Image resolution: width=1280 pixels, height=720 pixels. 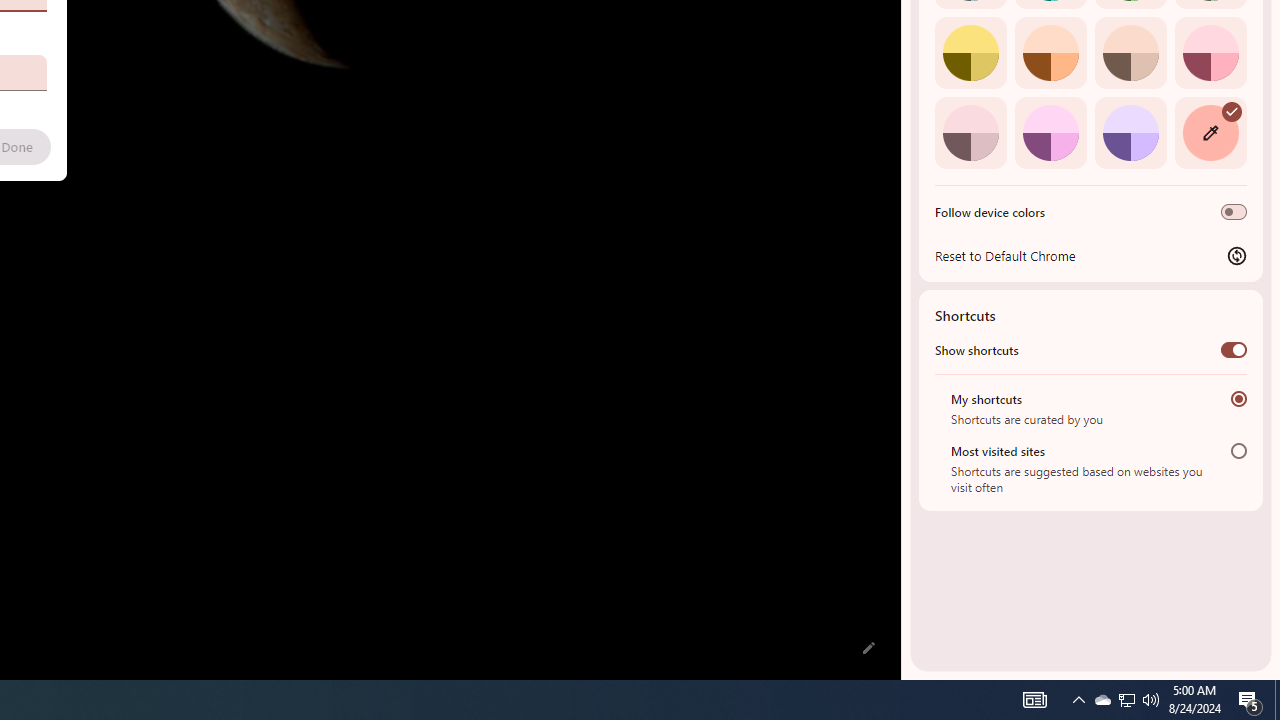 I want to click on 'Most visited sites', so click(x=1238, y=450).